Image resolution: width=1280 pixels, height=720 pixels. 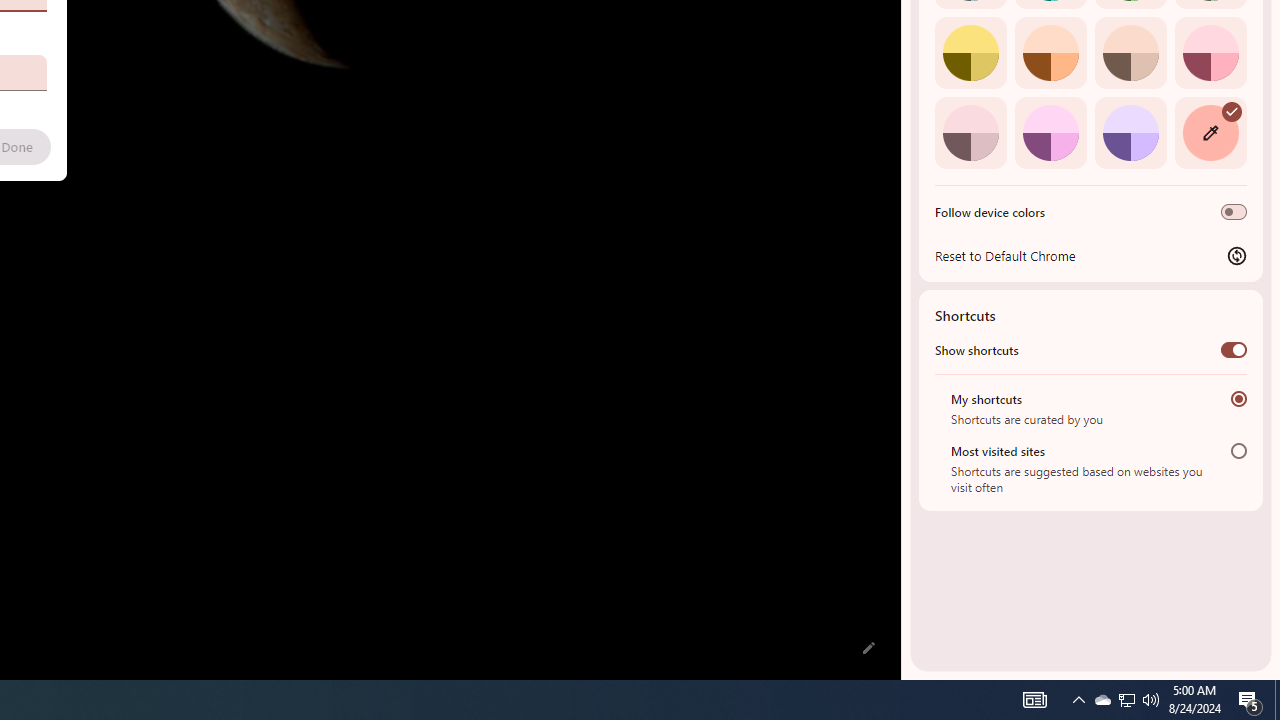 I want to click on 'Most visited sites', so click(x=1238, y=450).